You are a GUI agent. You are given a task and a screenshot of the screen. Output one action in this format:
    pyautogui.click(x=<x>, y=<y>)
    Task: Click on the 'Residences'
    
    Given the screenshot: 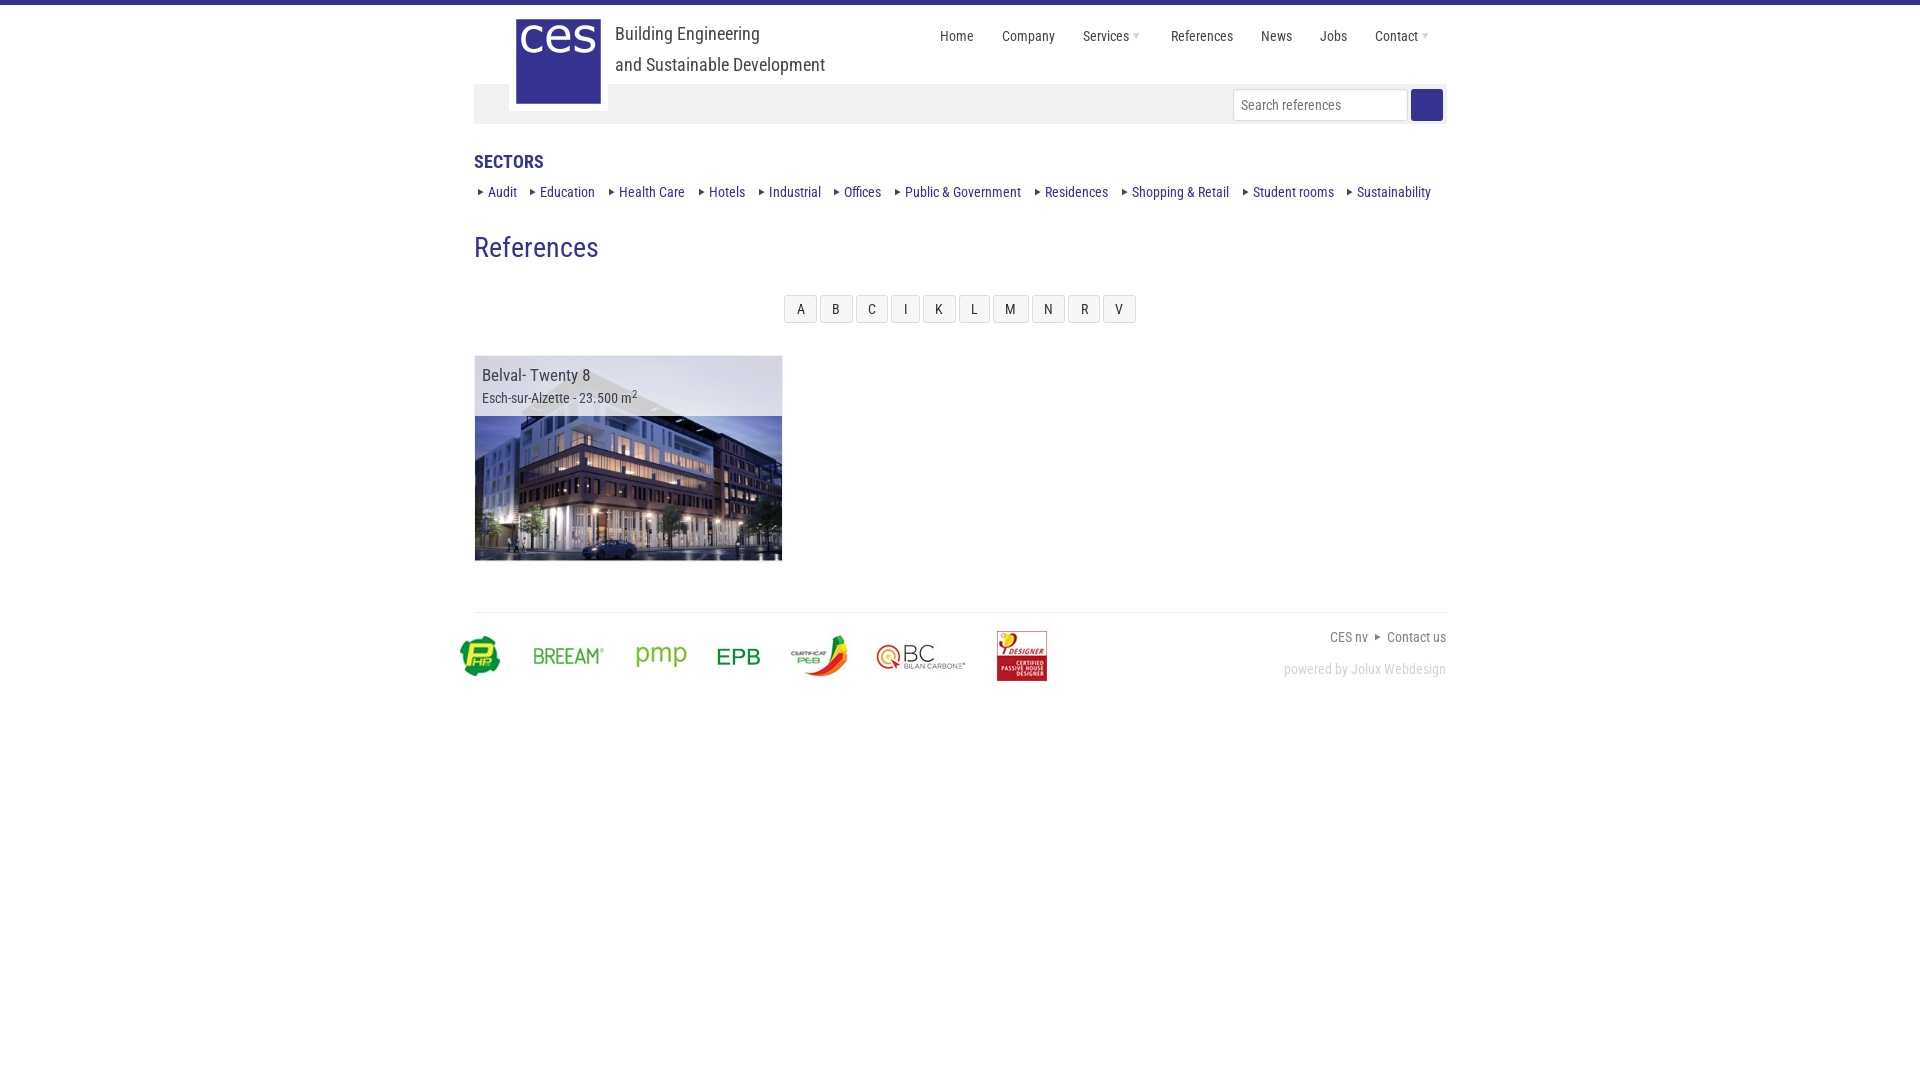 What is the action you would take?
    pyautogui.click(x=1075, y=192)
    